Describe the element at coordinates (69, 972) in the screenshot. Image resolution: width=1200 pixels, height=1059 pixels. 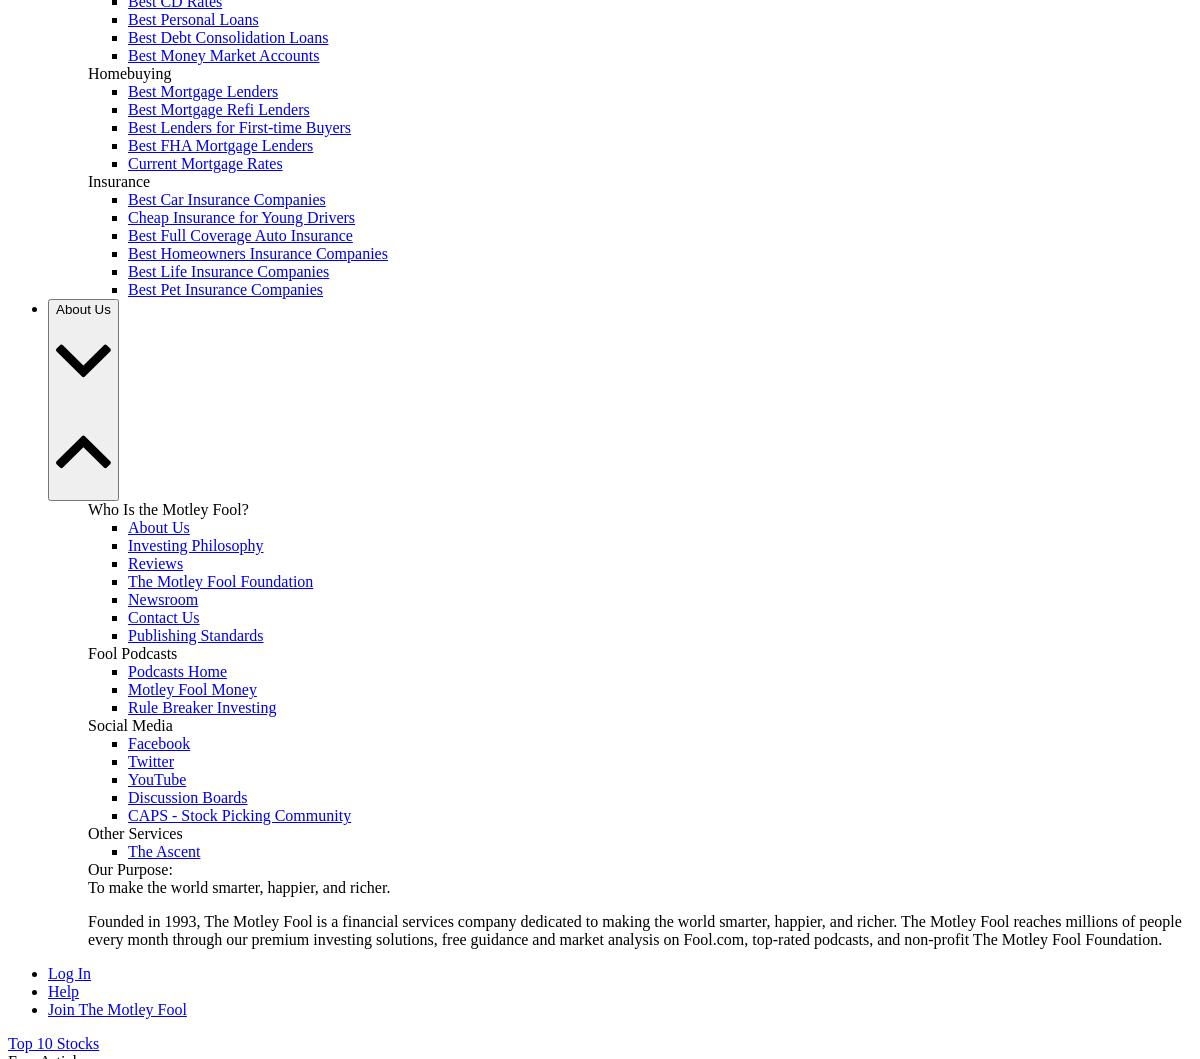
I see `'Log In'` at that location.